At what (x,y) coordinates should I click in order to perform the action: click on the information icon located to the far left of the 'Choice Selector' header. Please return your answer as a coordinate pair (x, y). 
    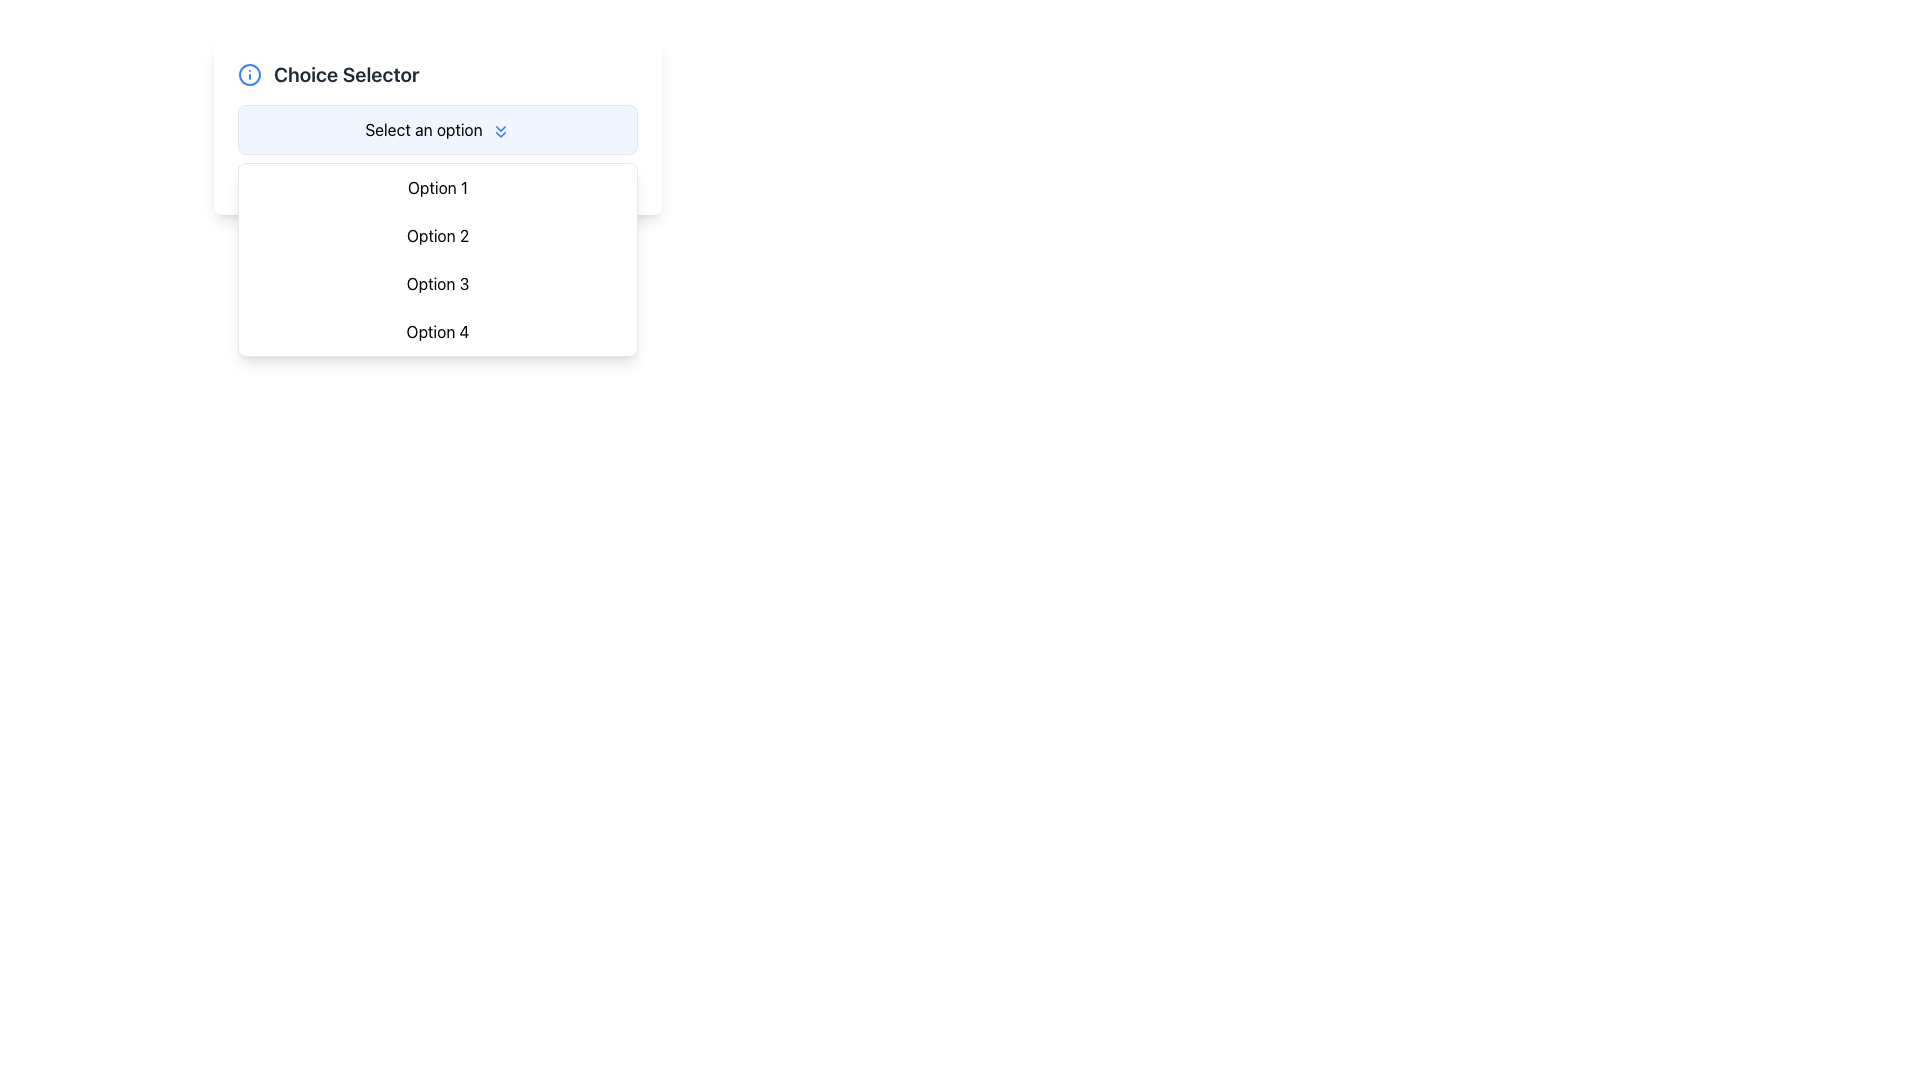
    Looking at the image, I should click on (248, 73).